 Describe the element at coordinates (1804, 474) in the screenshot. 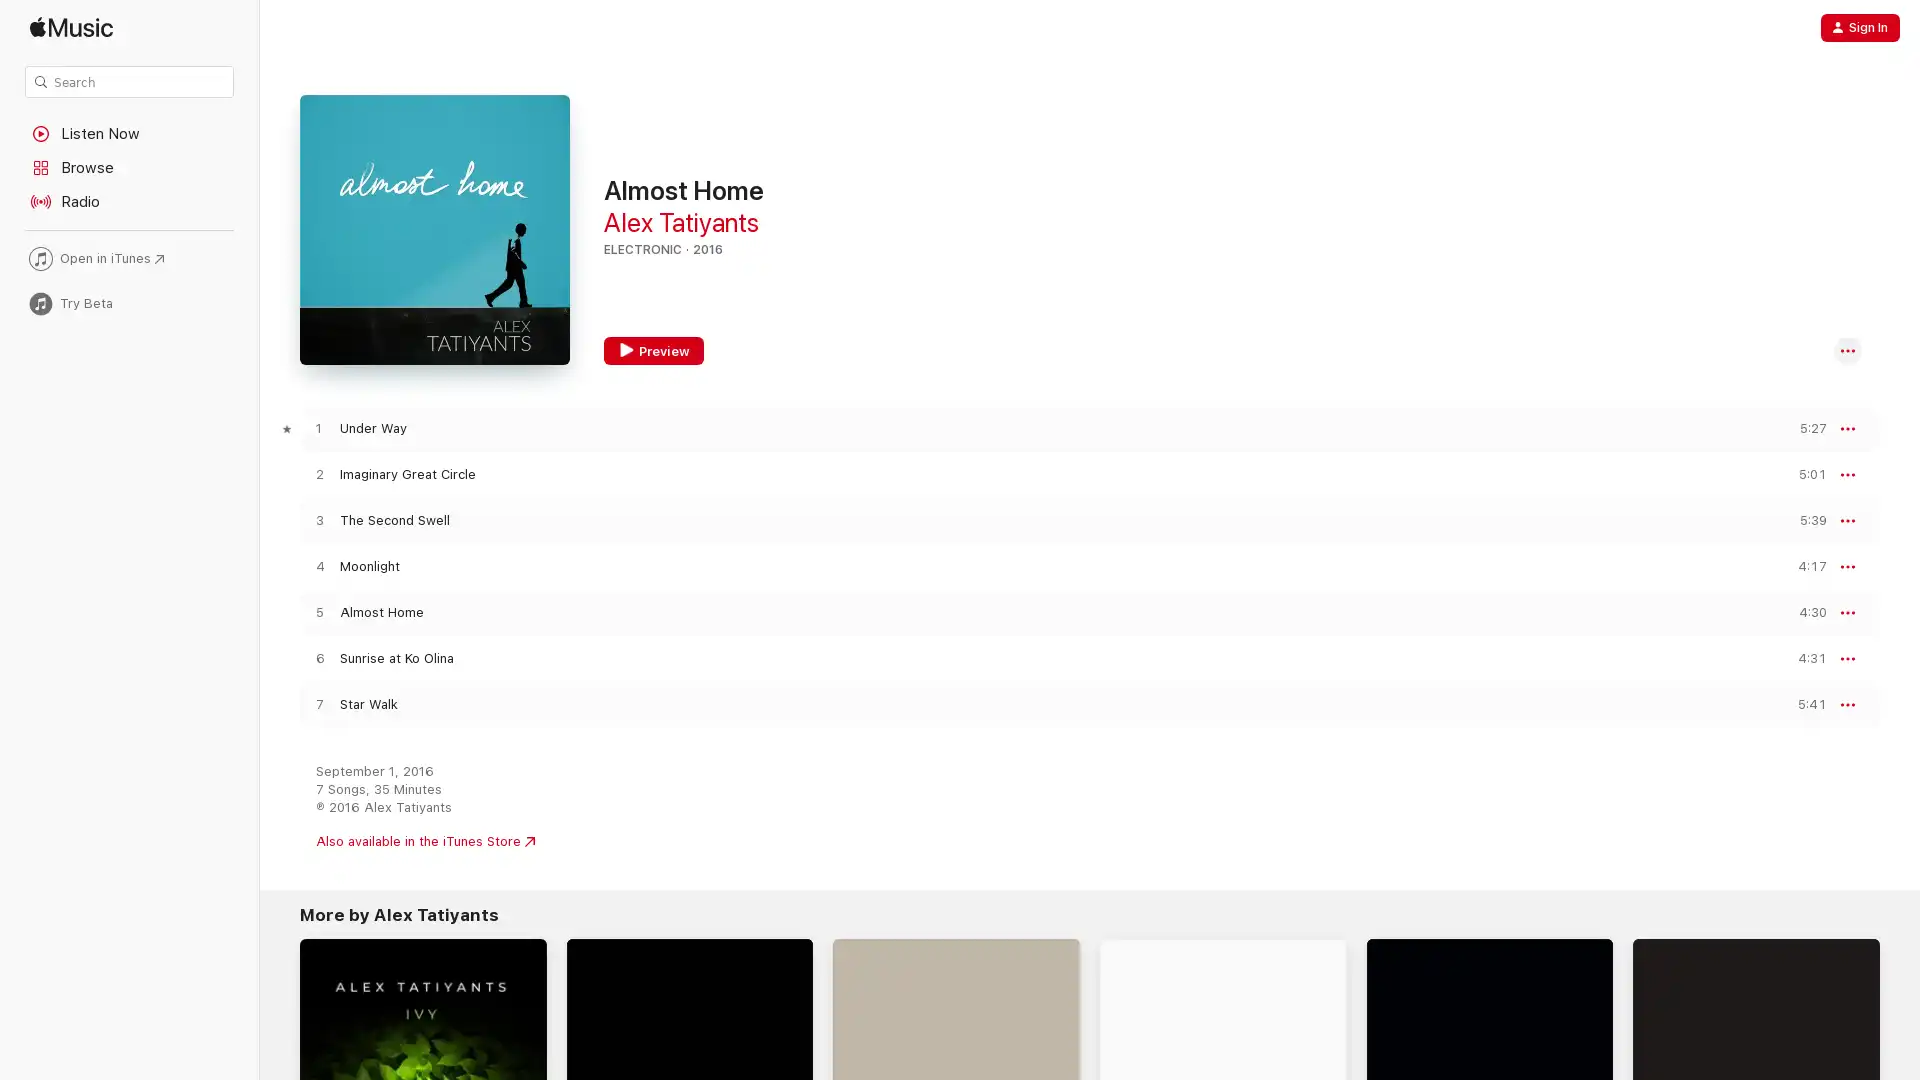

I see `Preview` at that location.